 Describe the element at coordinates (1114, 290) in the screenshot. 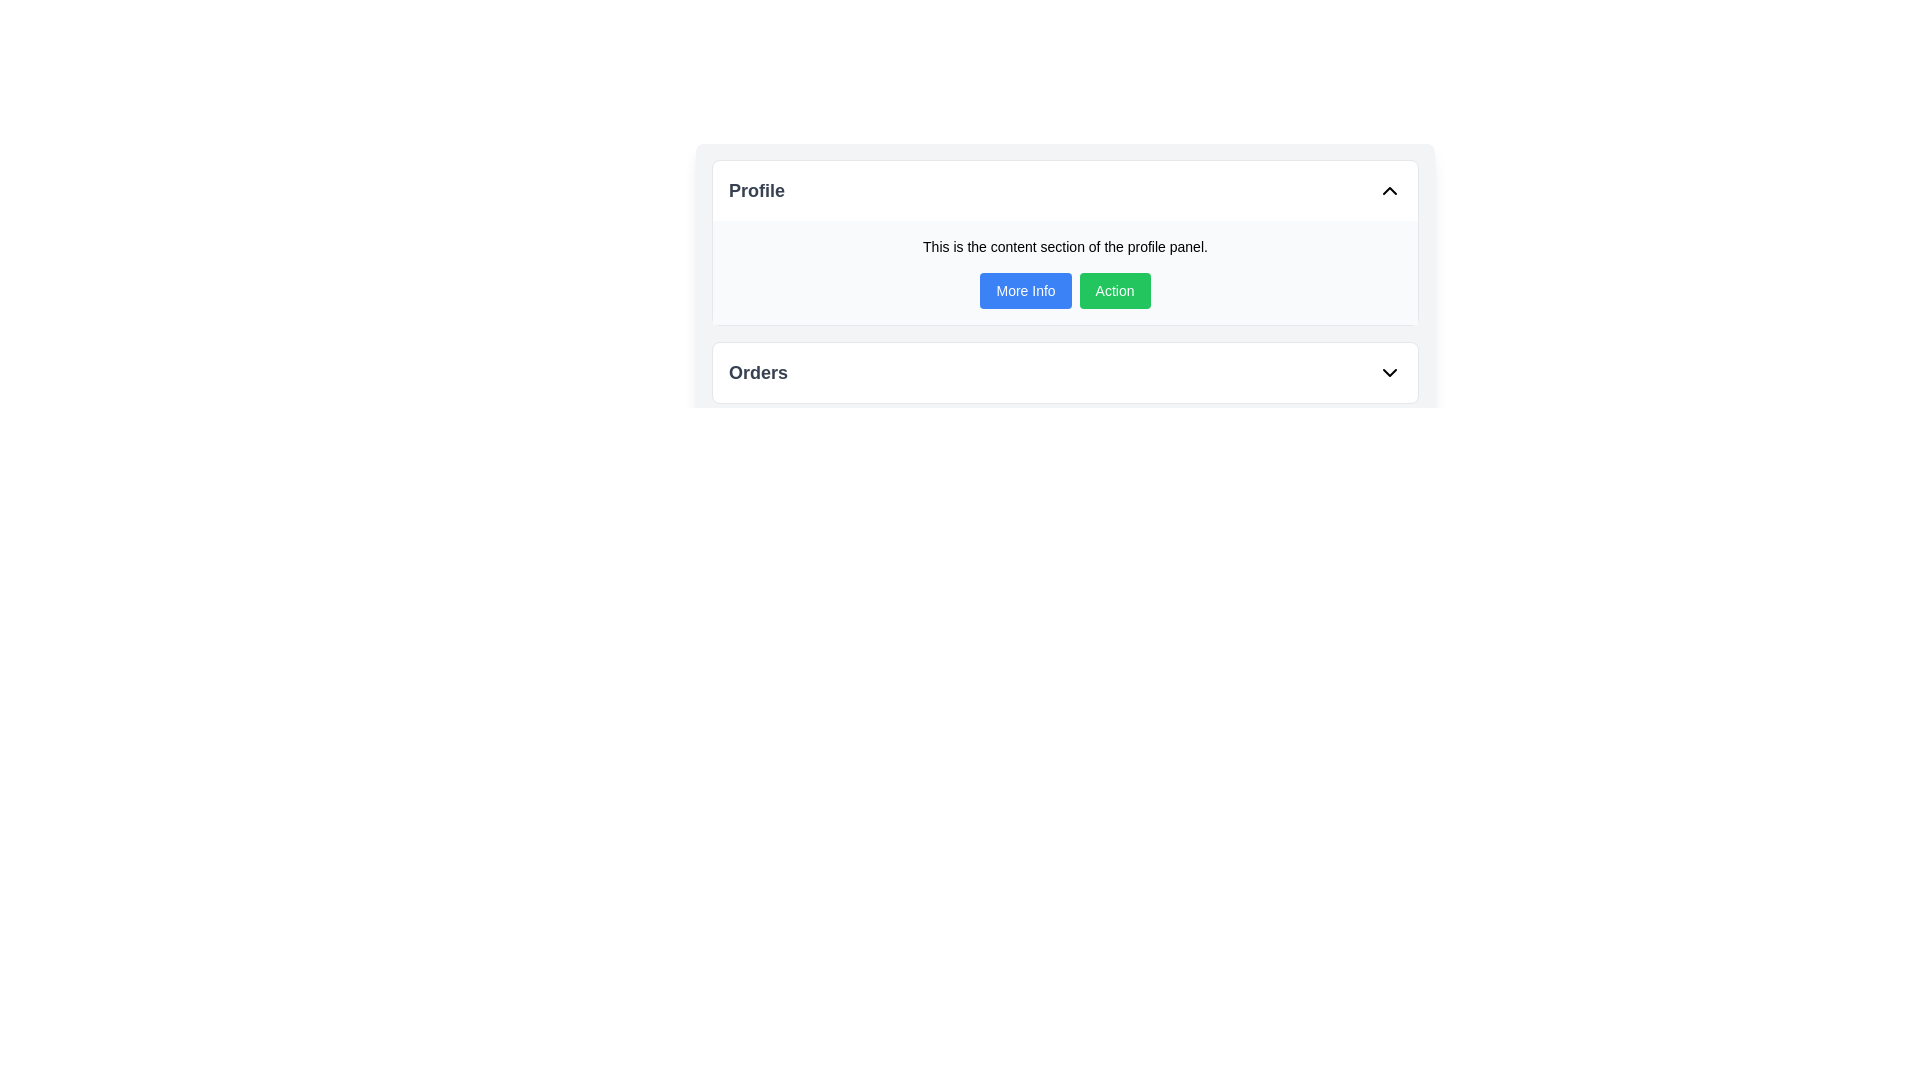

I see `the interactive button located in the 'Profile' panel, positioned to the right of the blue 'More Info' button, to initiate the related action` at that location.